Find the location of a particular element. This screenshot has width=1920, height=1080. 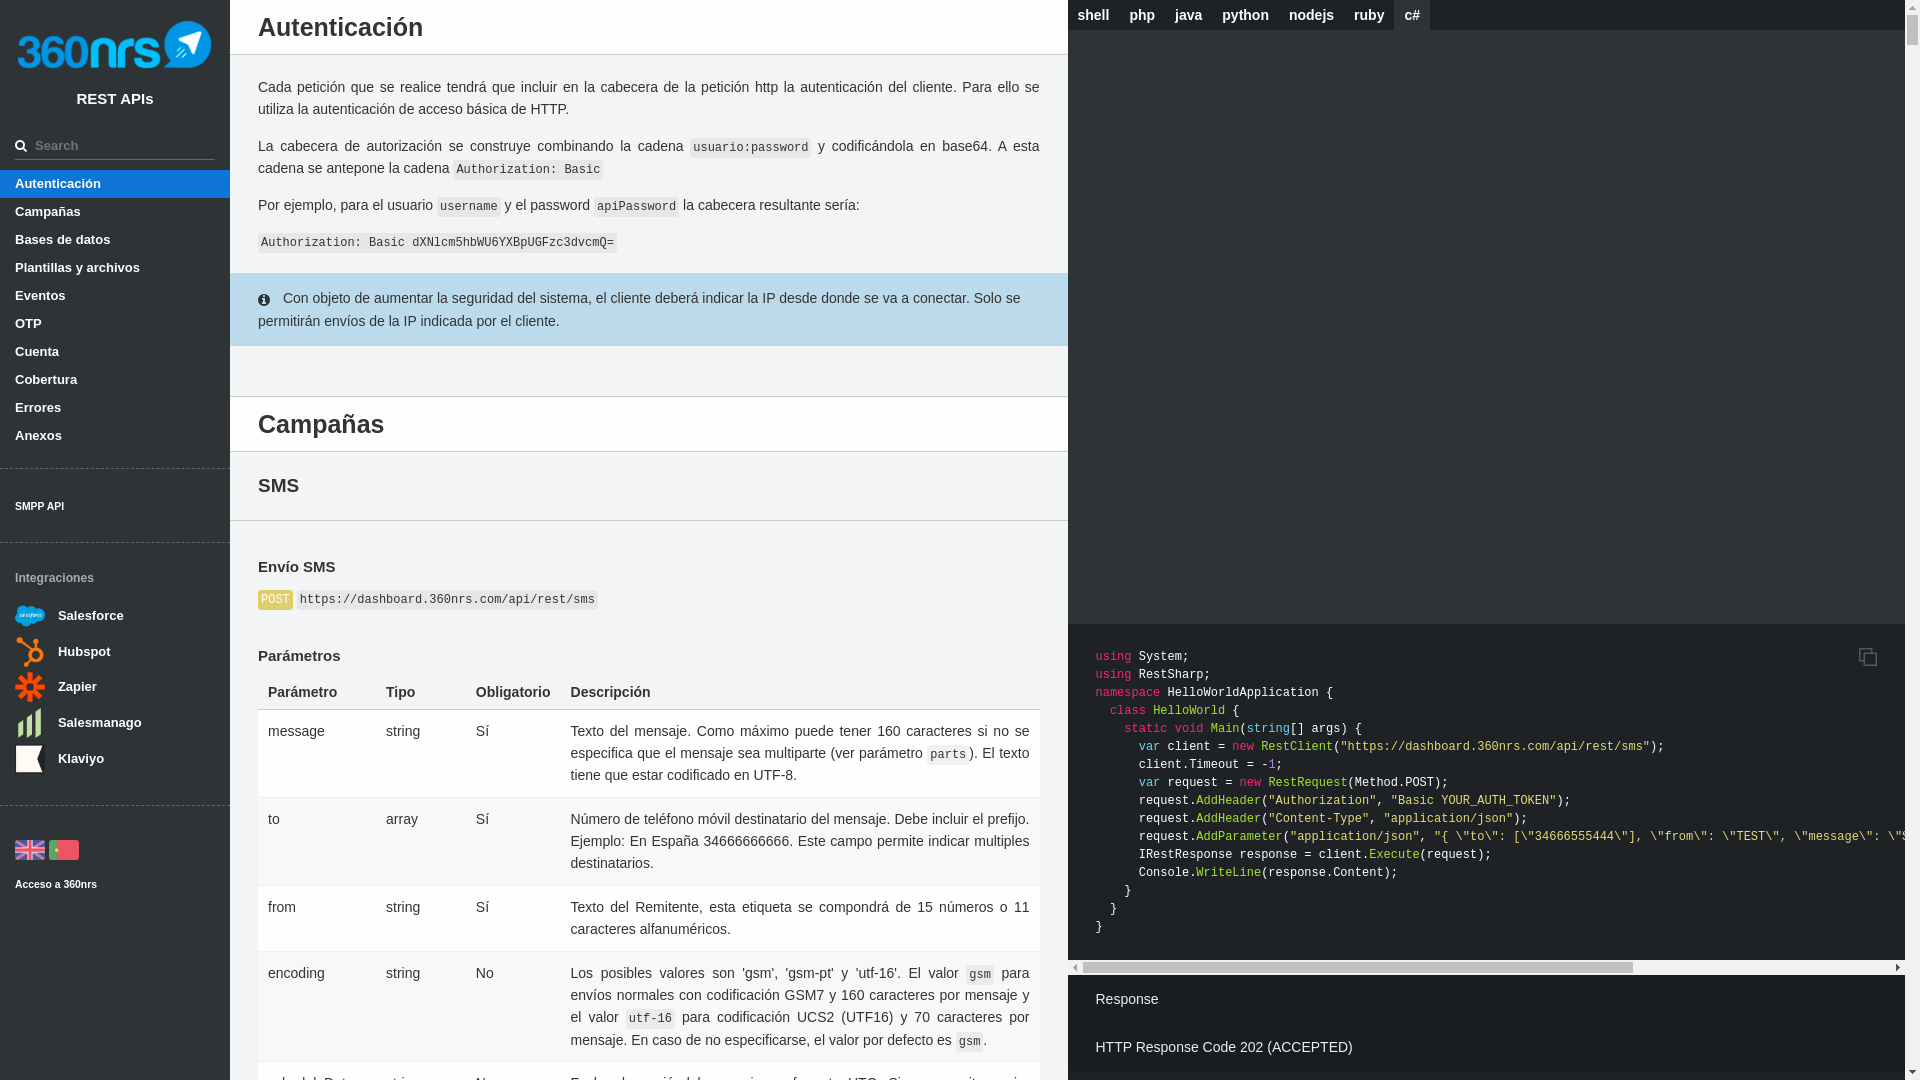

'Eventos' is located at coordinates (114, 296).